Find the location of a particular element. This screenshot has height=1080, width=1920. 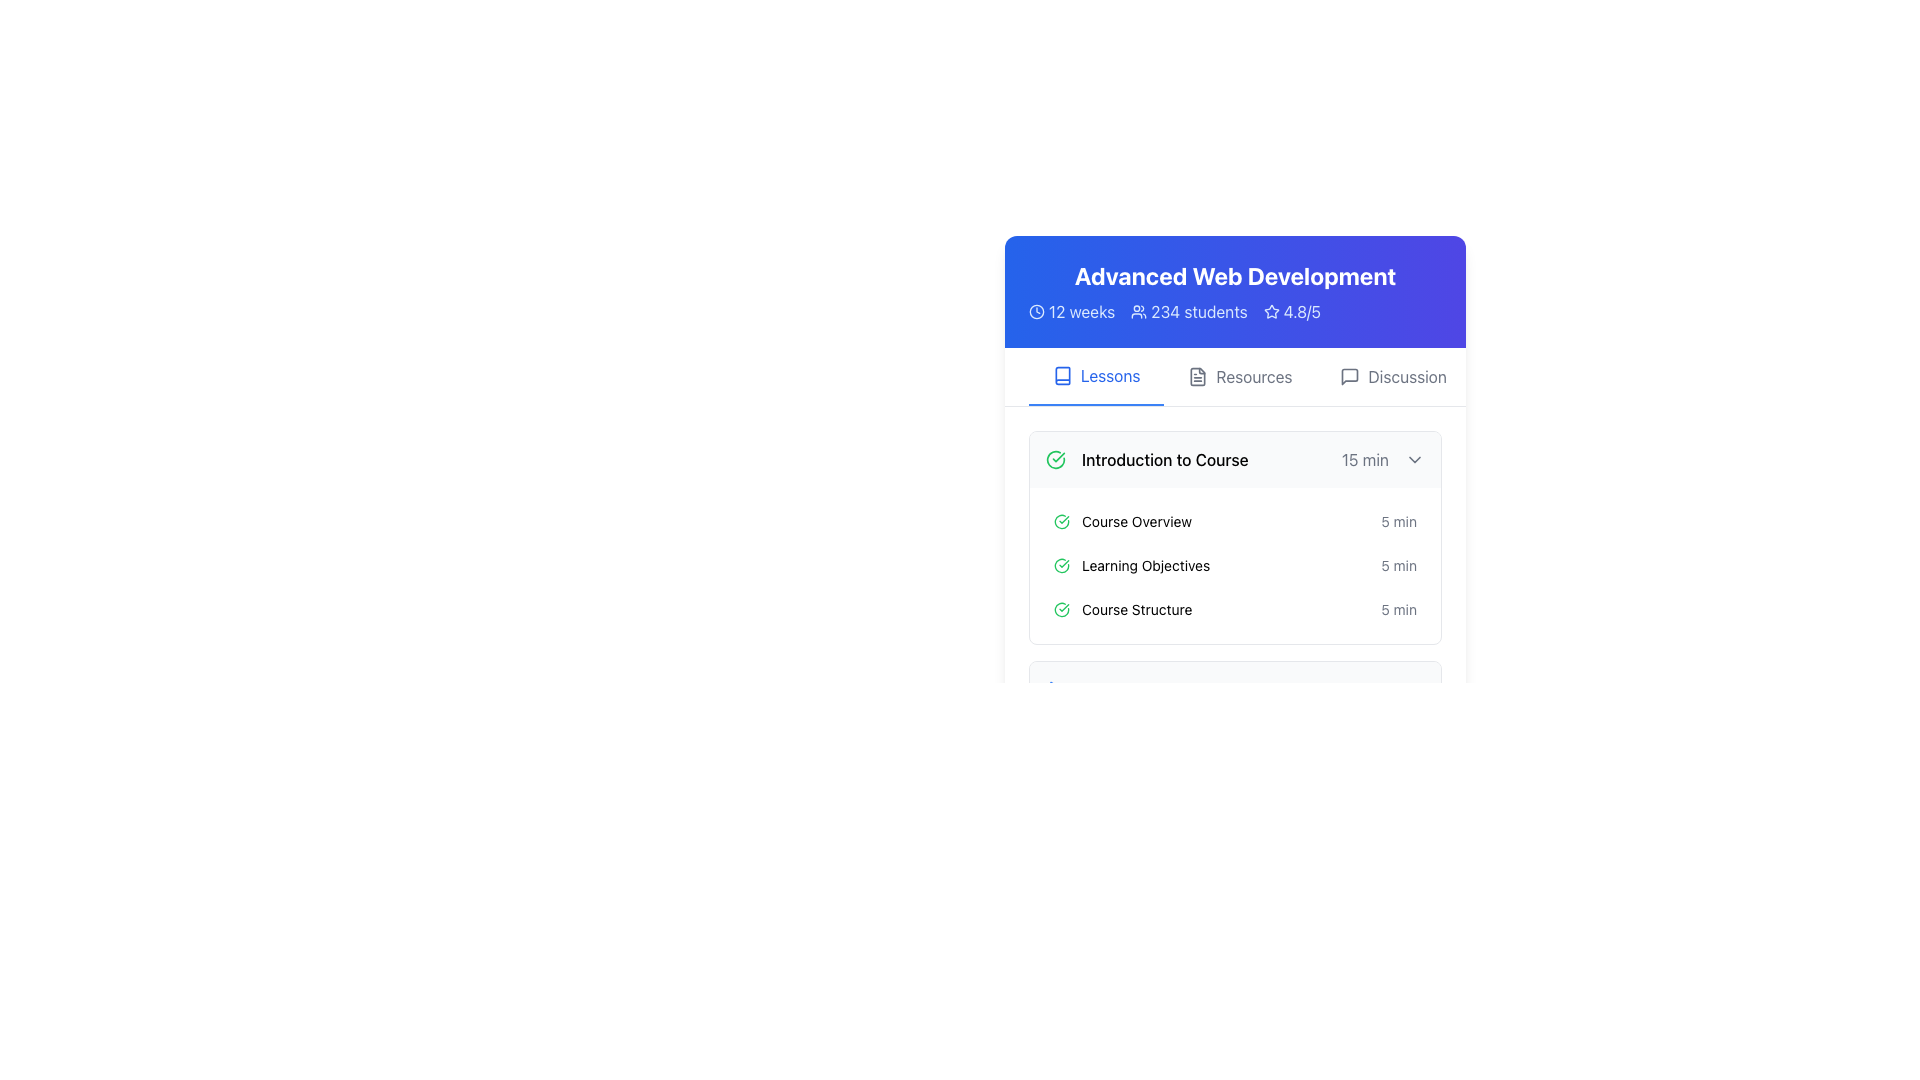

the text component displaying '4.8/5' with a star icon on its left, which is part of a row of related components is located at coordinates (1292, 312).